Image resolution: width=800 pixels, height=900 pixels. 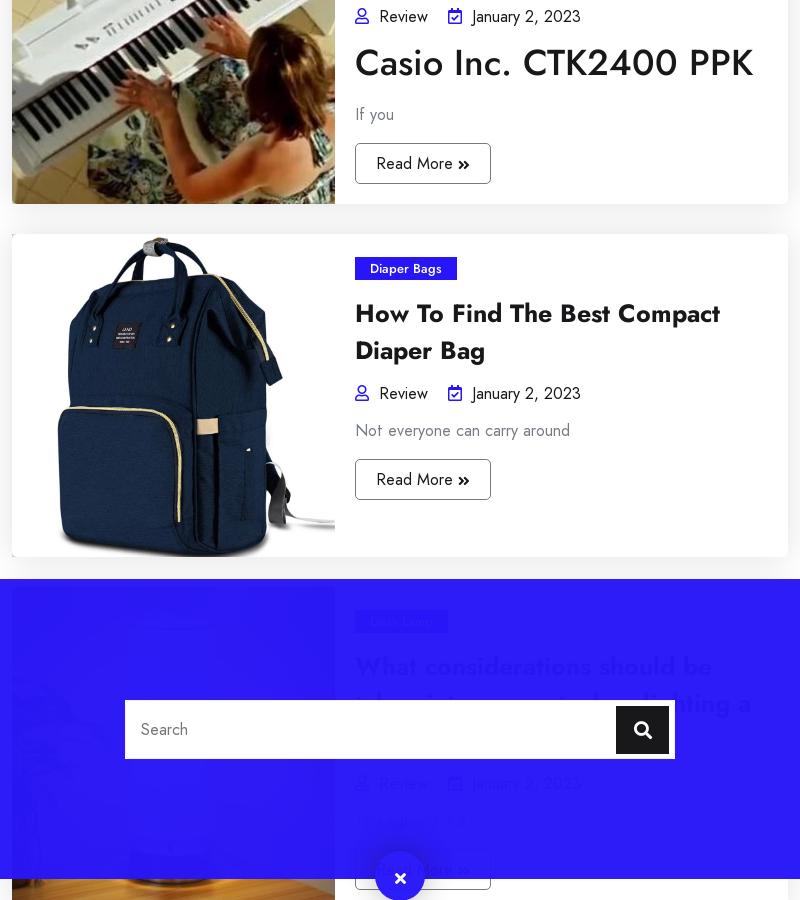 I want to click on 'How To Find The Best Compact Diaper Bag', so click(x=294, y=577).